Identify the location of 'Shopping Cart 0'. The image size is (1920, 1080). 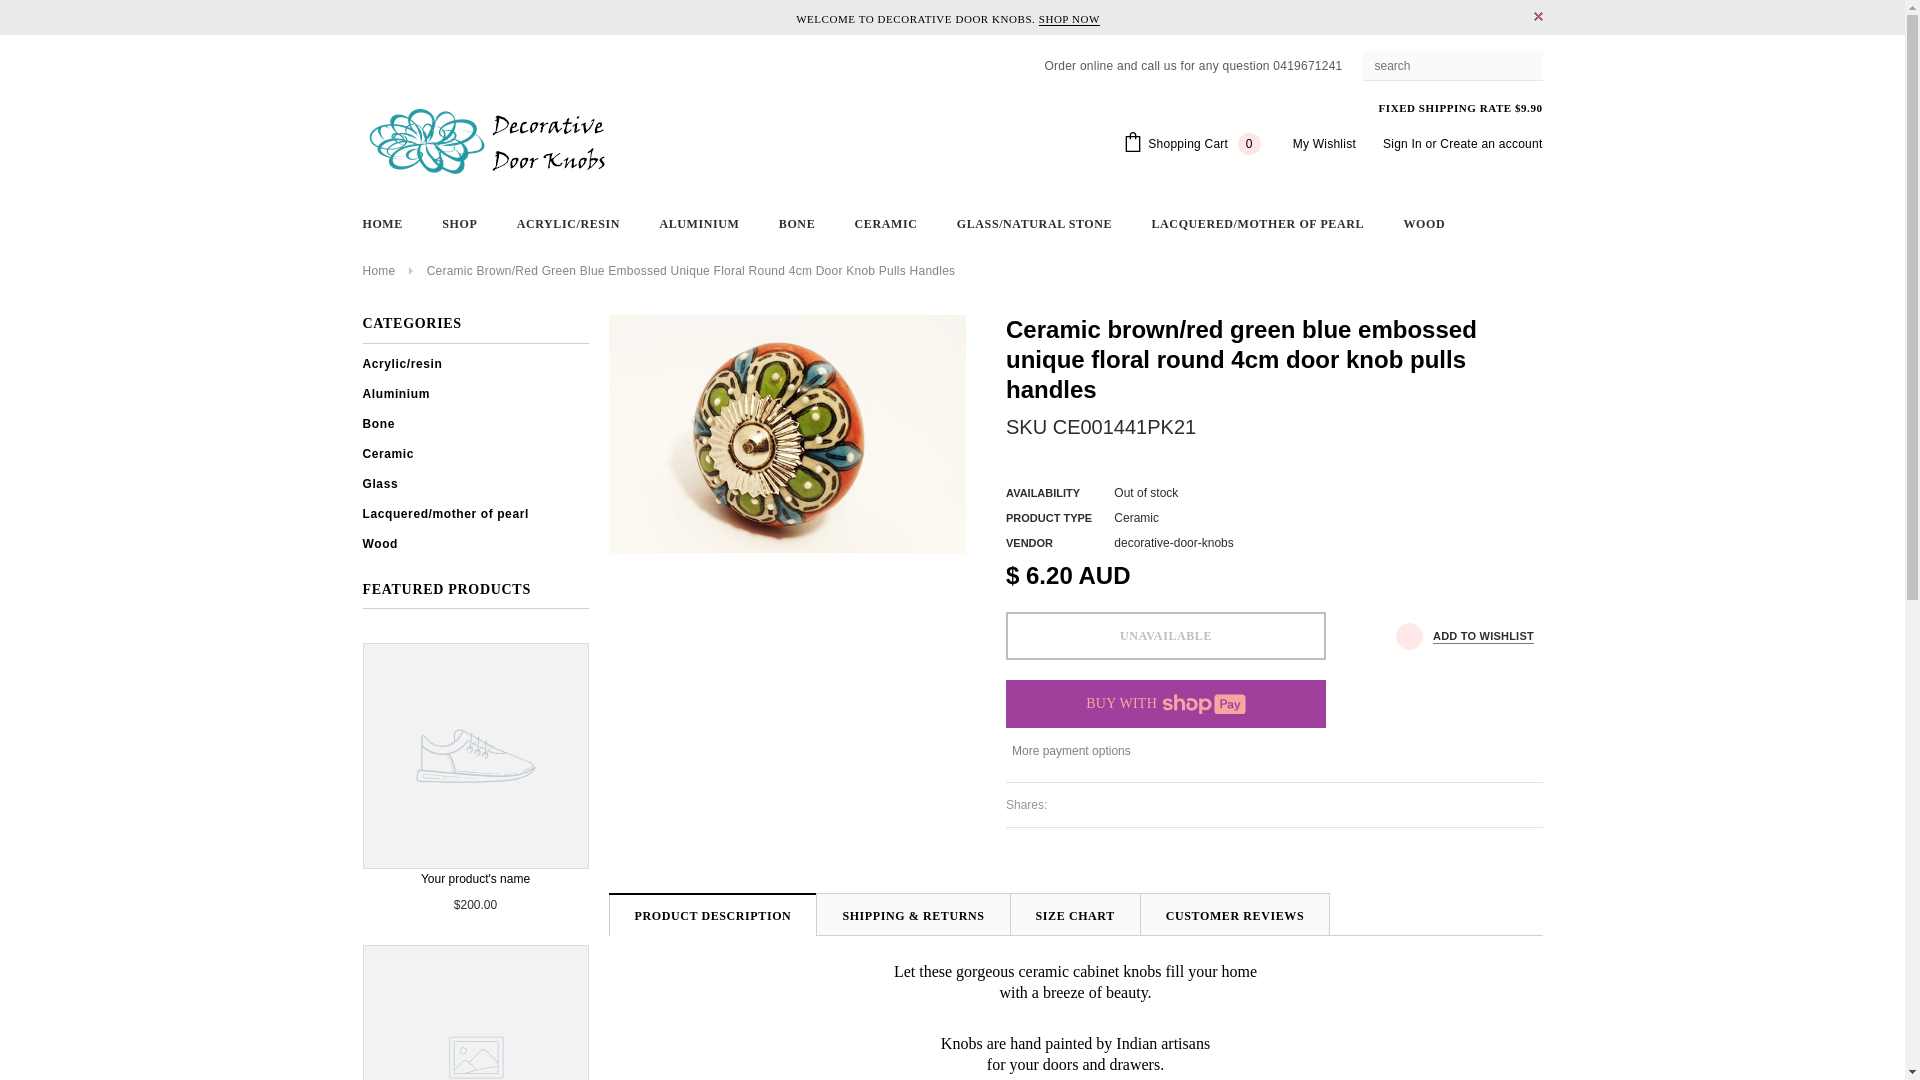
(1191, 142).